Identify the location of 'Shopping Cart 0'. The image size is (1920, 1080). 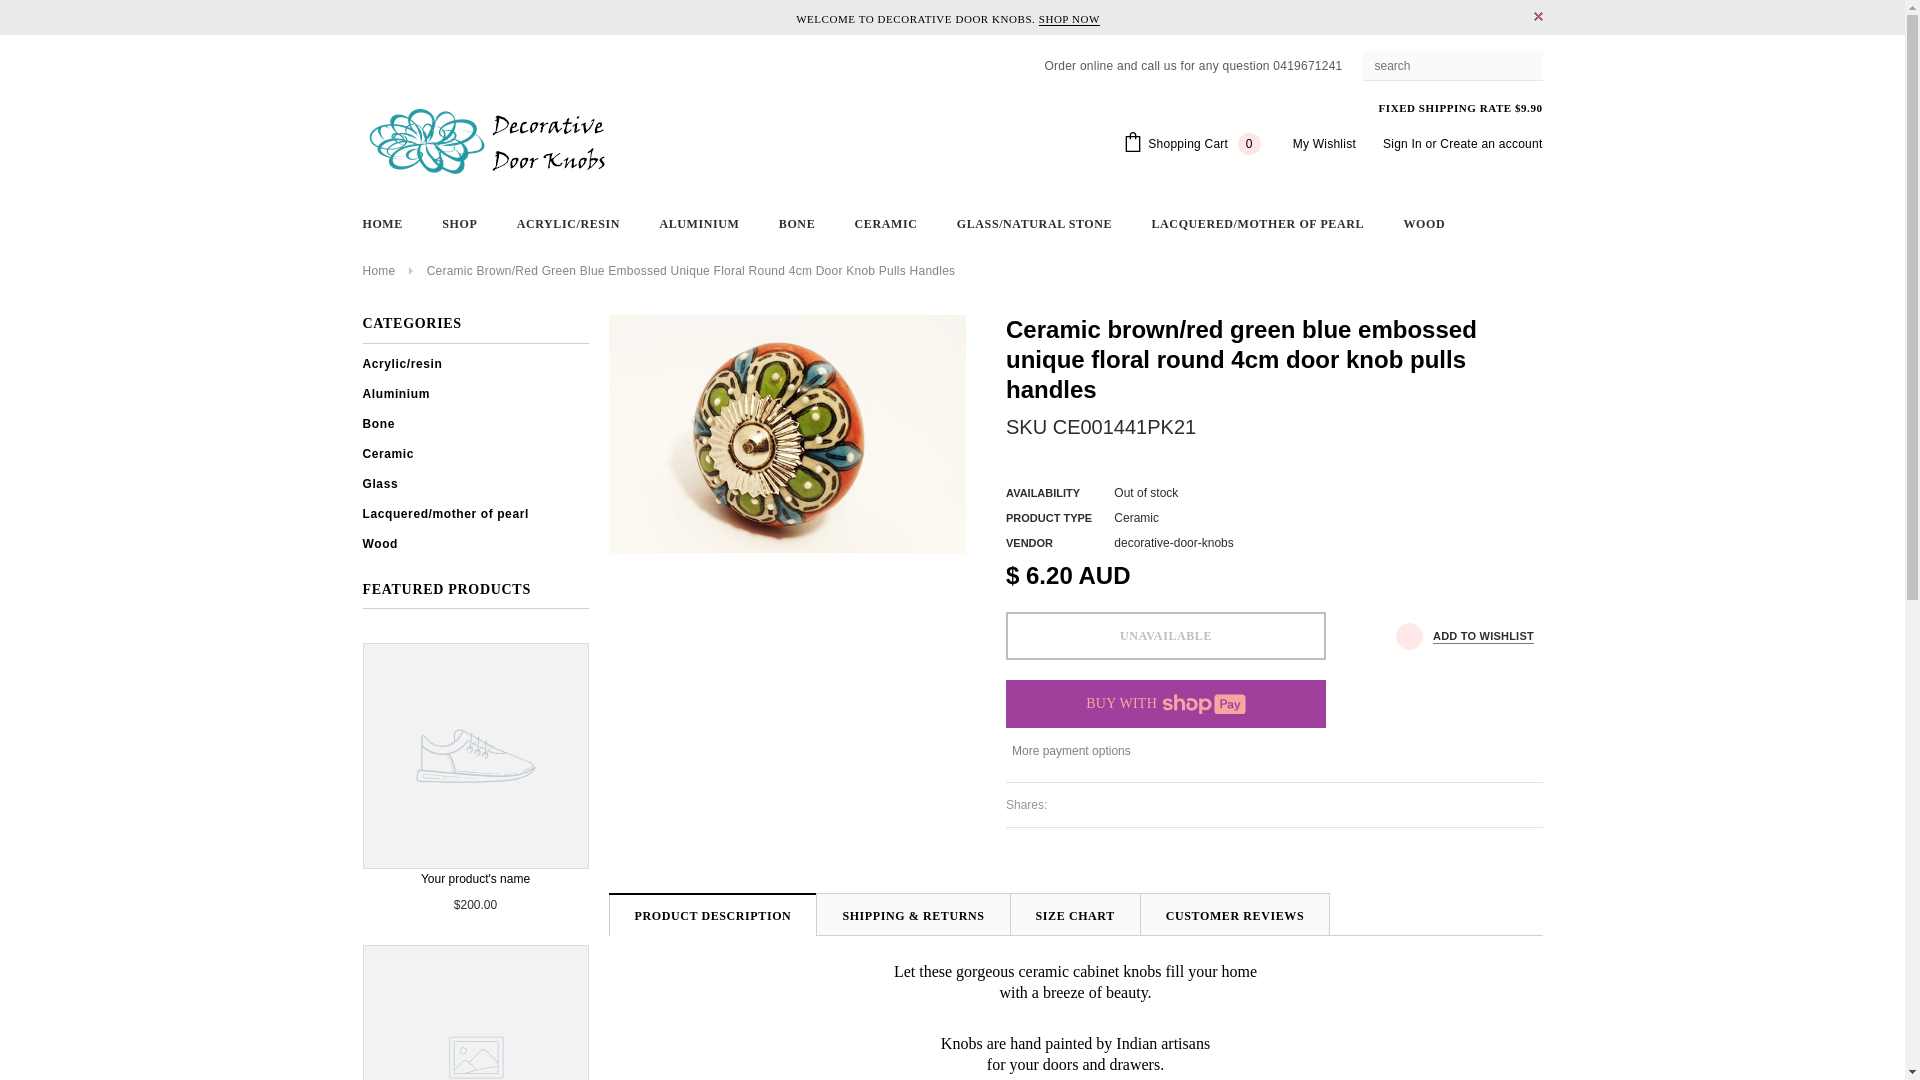
(1191, 142).